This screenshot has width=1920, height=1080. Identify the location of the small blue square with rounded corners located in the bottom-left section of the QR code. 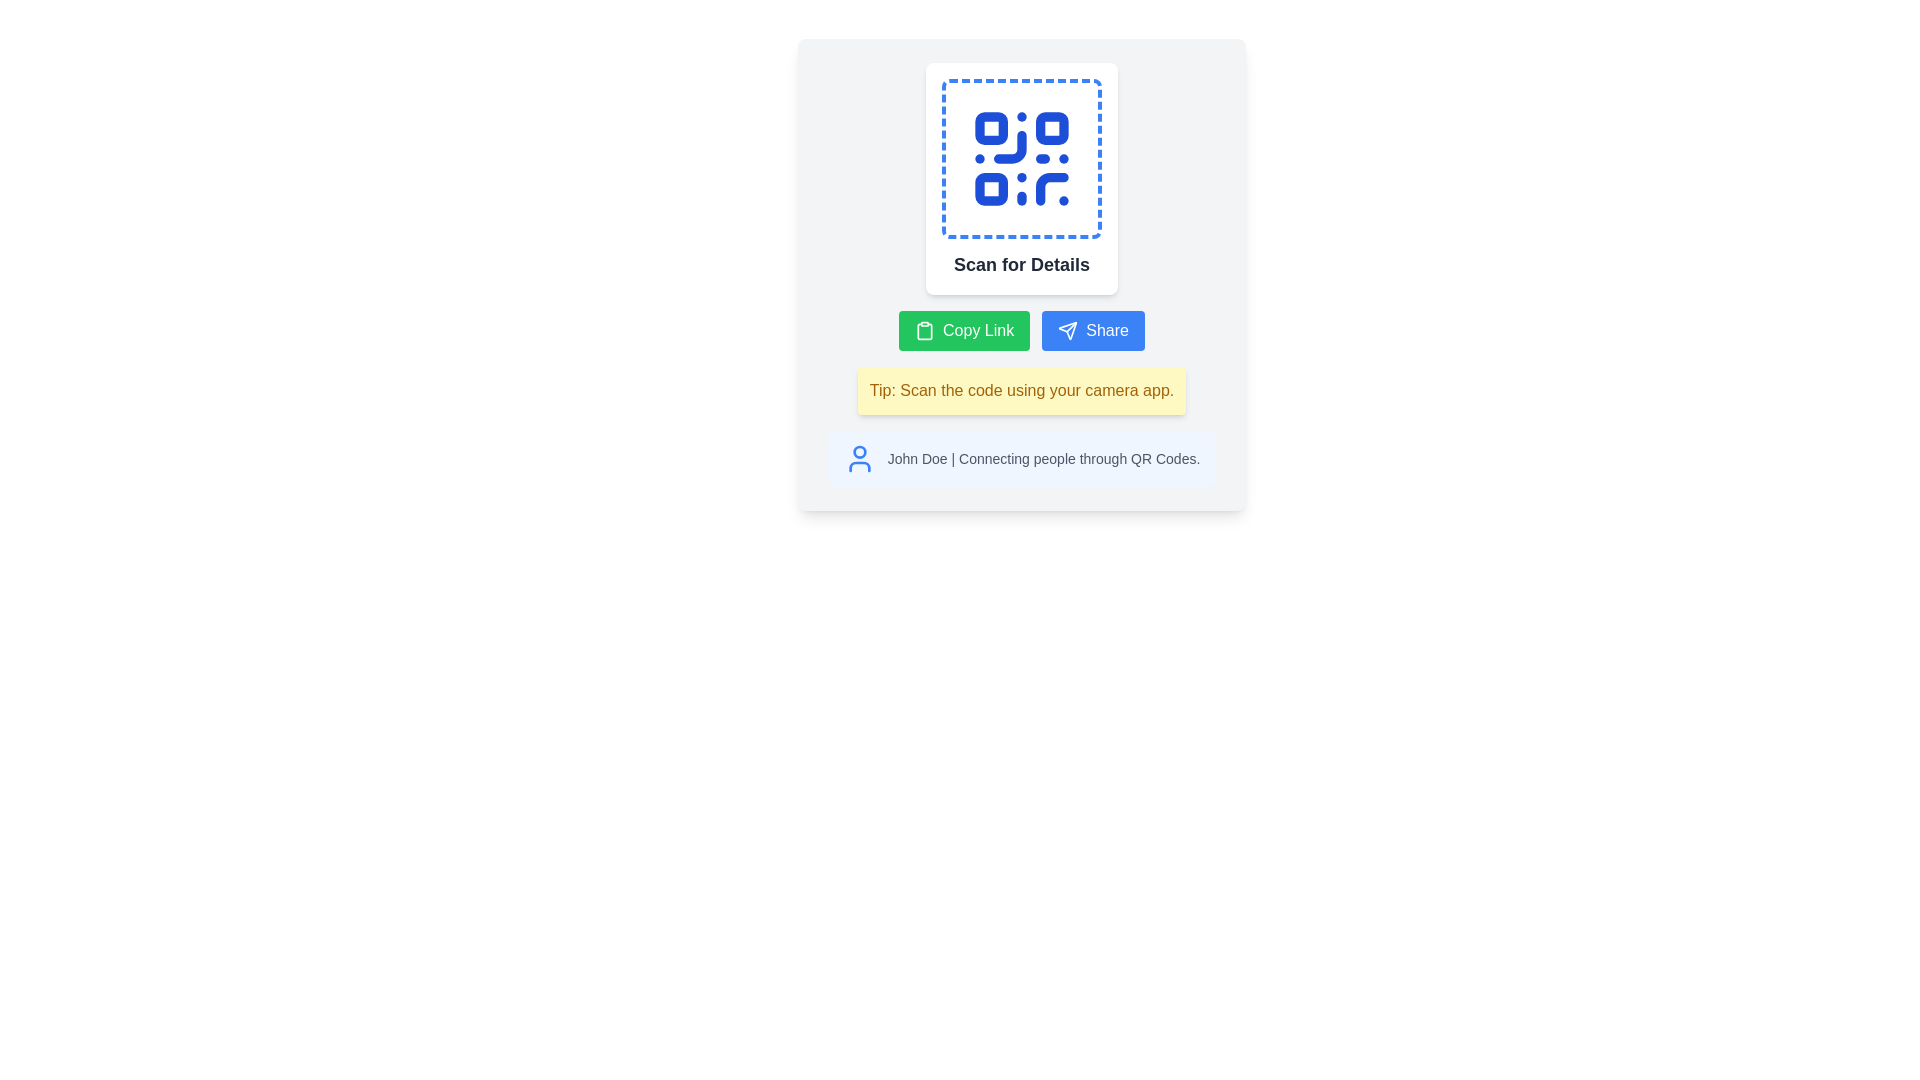
(991, 189).